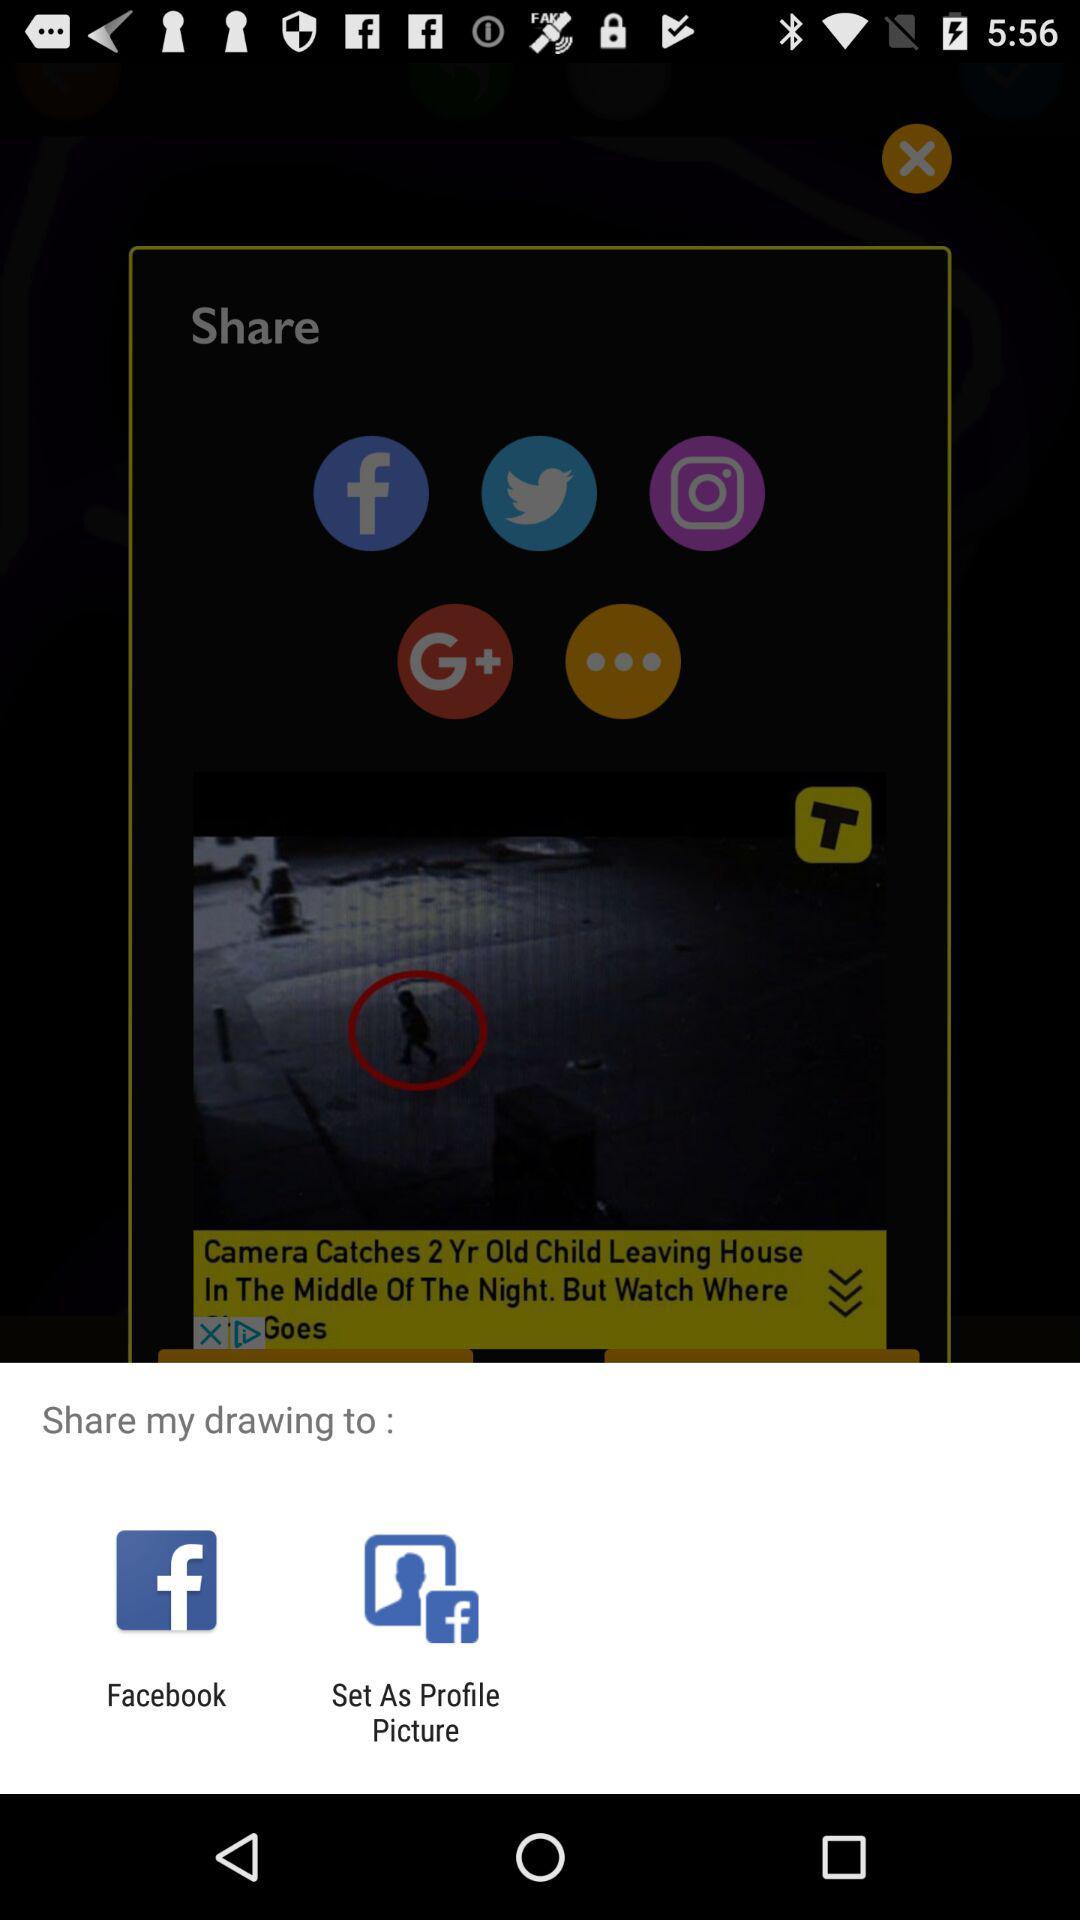  I want to click on facebook app, so click(165, 1711).